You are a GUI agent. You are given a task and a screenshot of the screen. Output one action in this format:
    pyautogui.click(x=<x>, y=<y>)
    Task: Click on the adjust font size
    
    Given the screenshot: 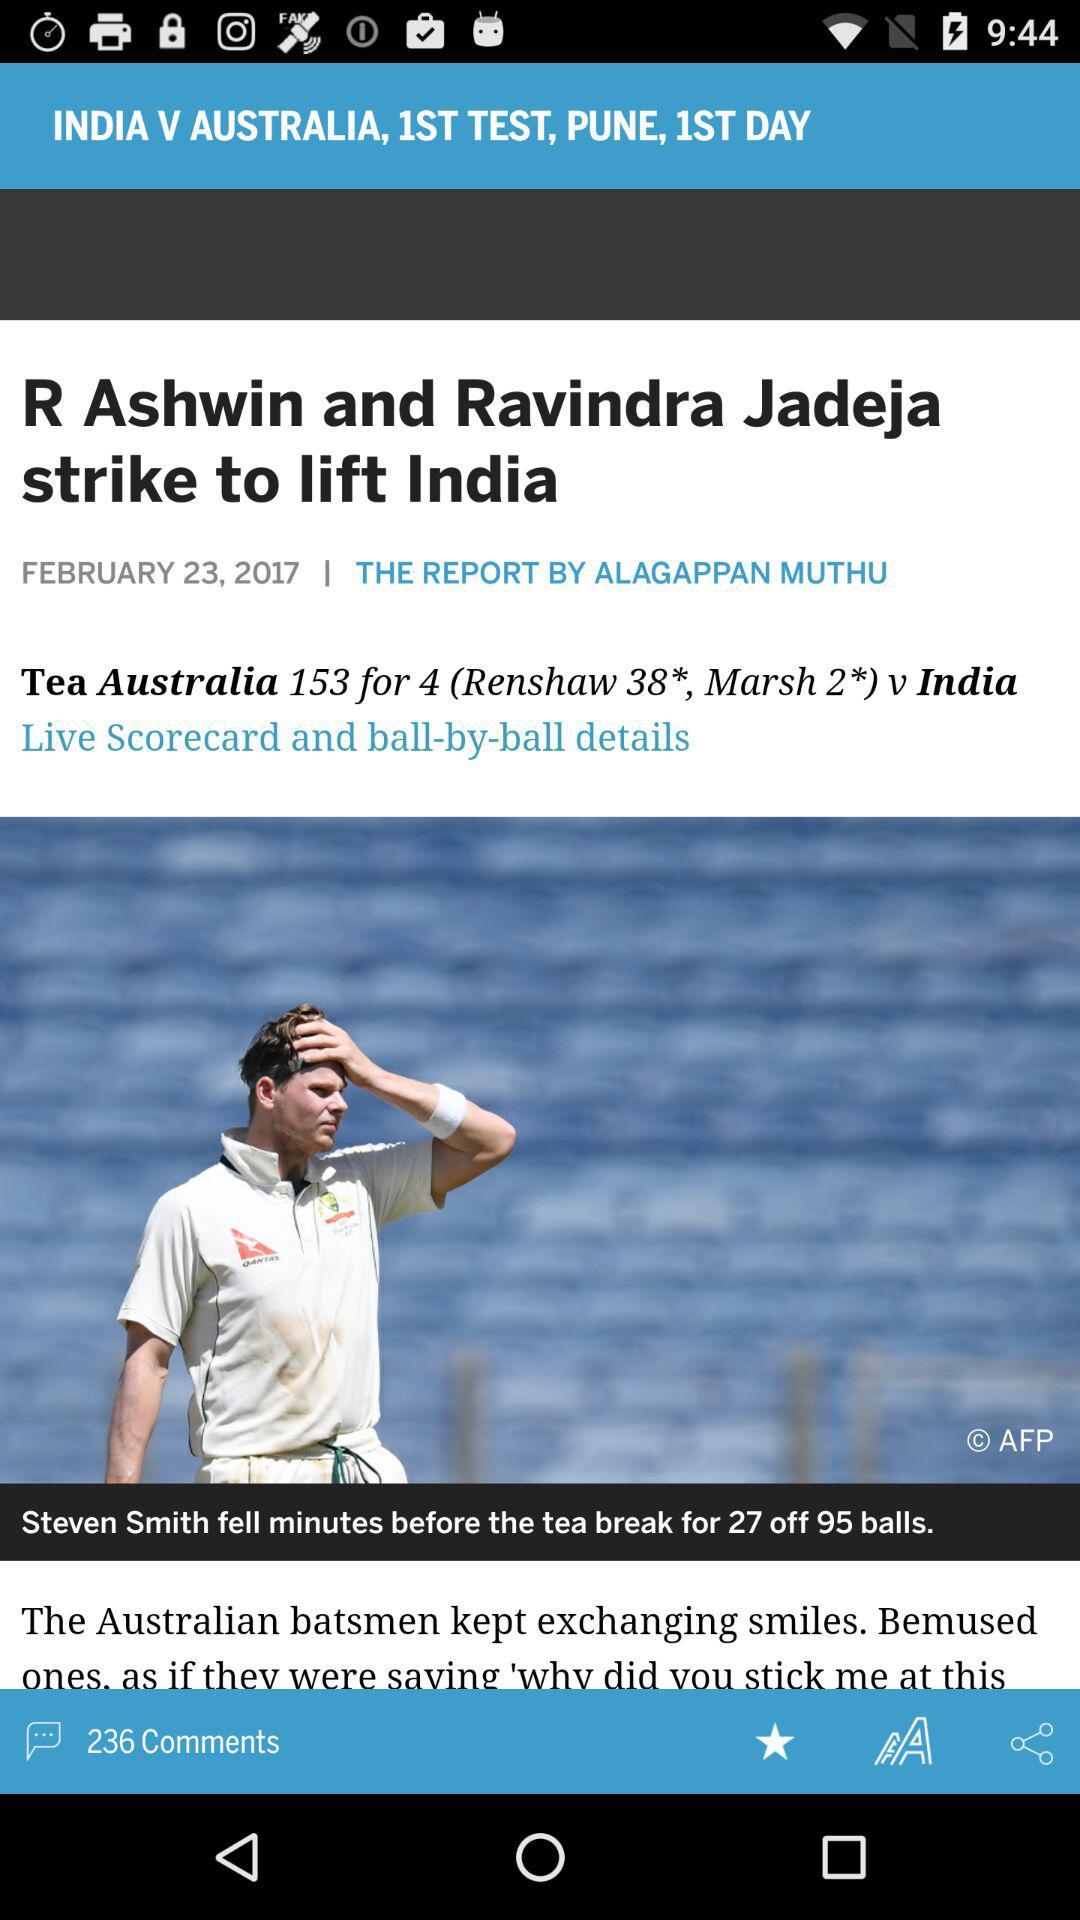 What is the action you would take?
    pyautogui.click(x=902, y=1740)
    